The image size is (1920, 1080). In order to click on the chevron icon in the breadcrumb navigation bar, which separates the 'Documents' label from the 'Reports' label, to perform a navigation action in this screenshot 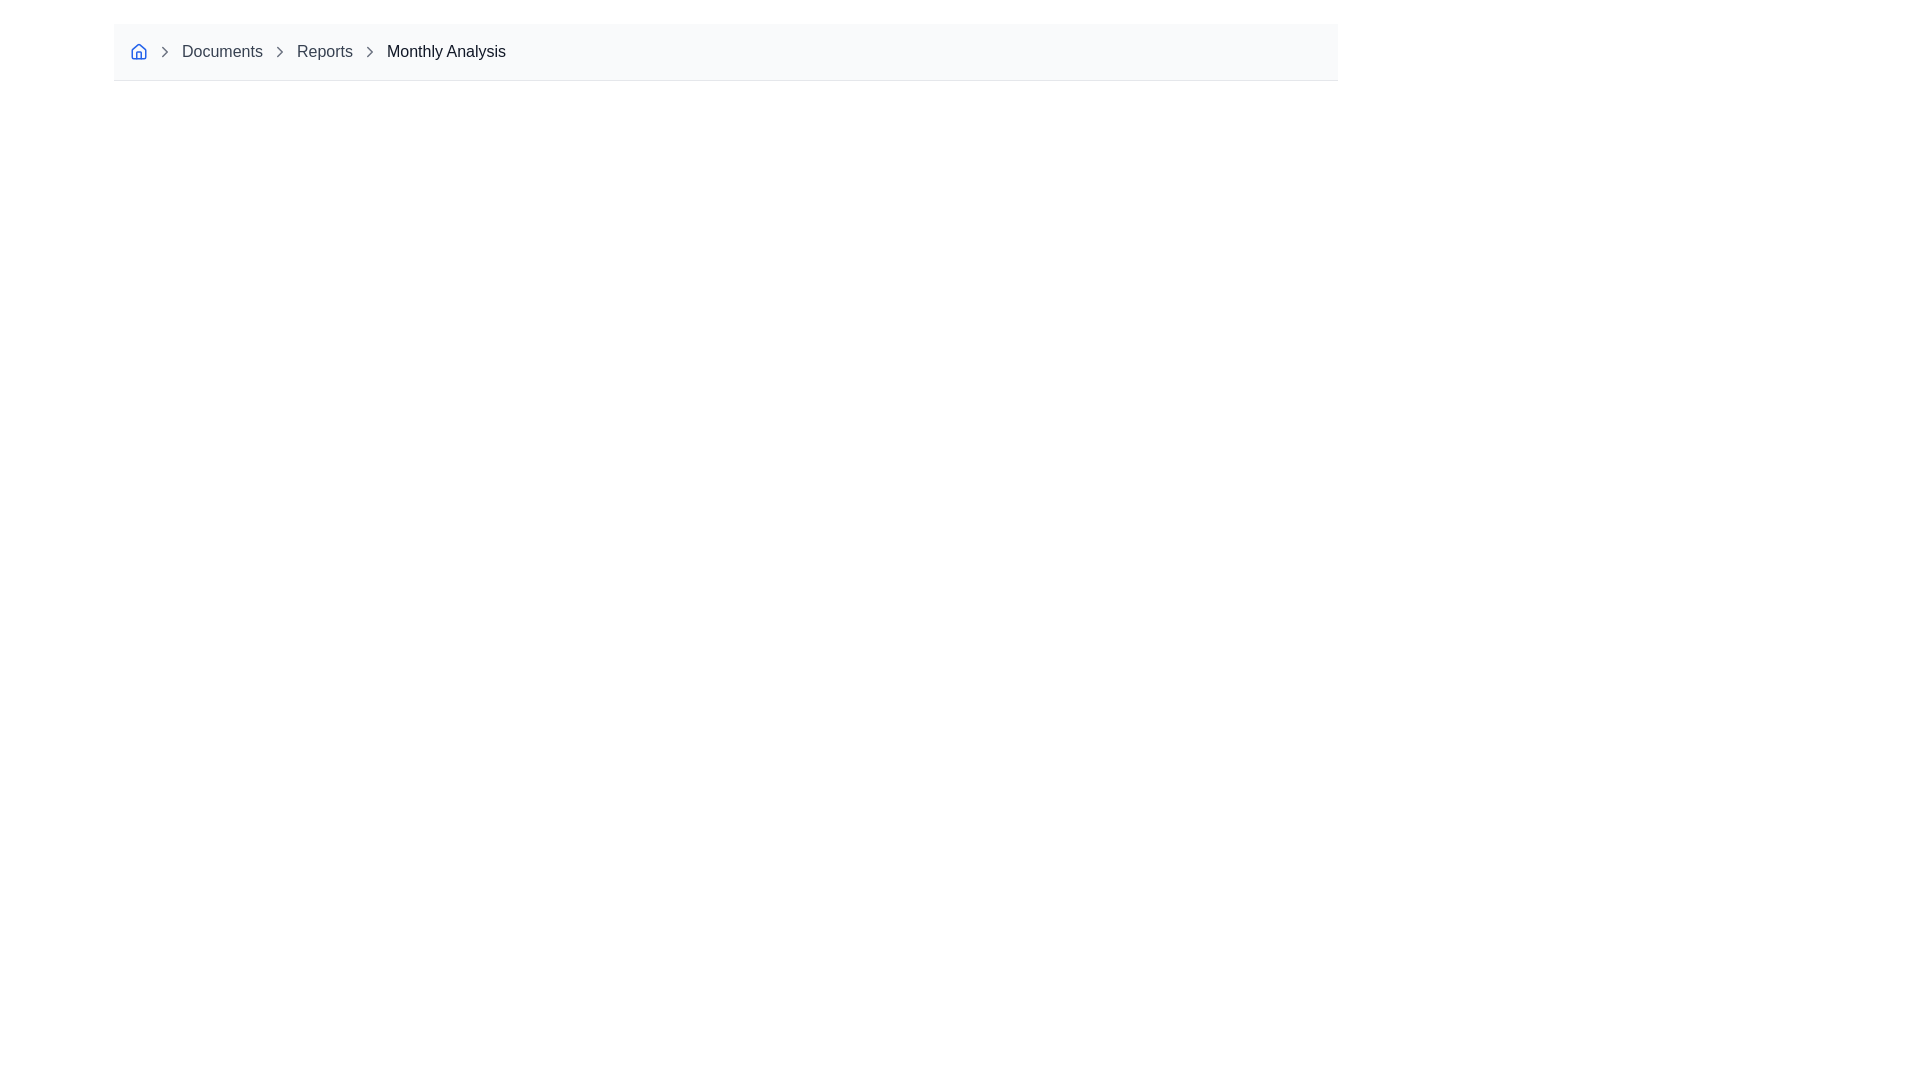, I will do `click(164, 50)`.